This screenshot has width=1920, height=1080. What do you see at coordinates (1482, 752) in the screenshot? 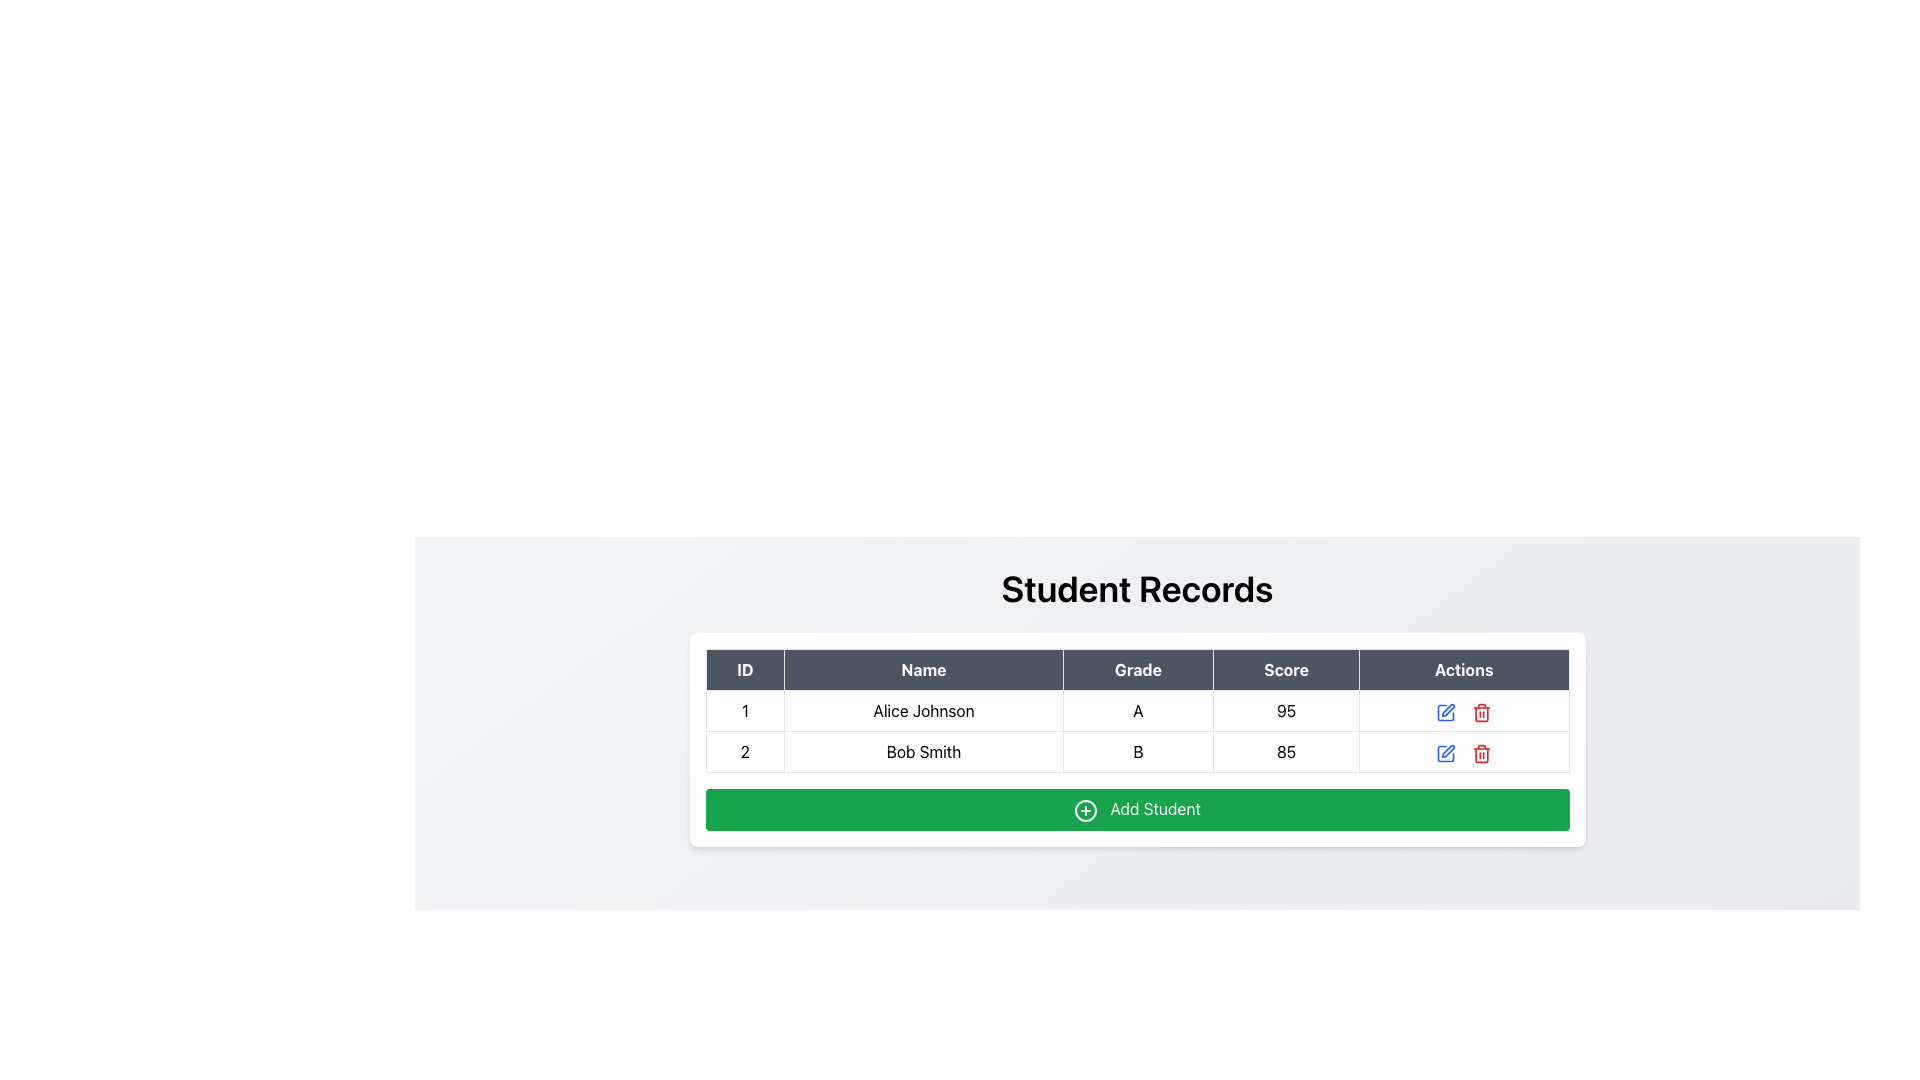
I see `the delete icon button located in the rightmost column of the table's row` at bounding box center [1482, 752].